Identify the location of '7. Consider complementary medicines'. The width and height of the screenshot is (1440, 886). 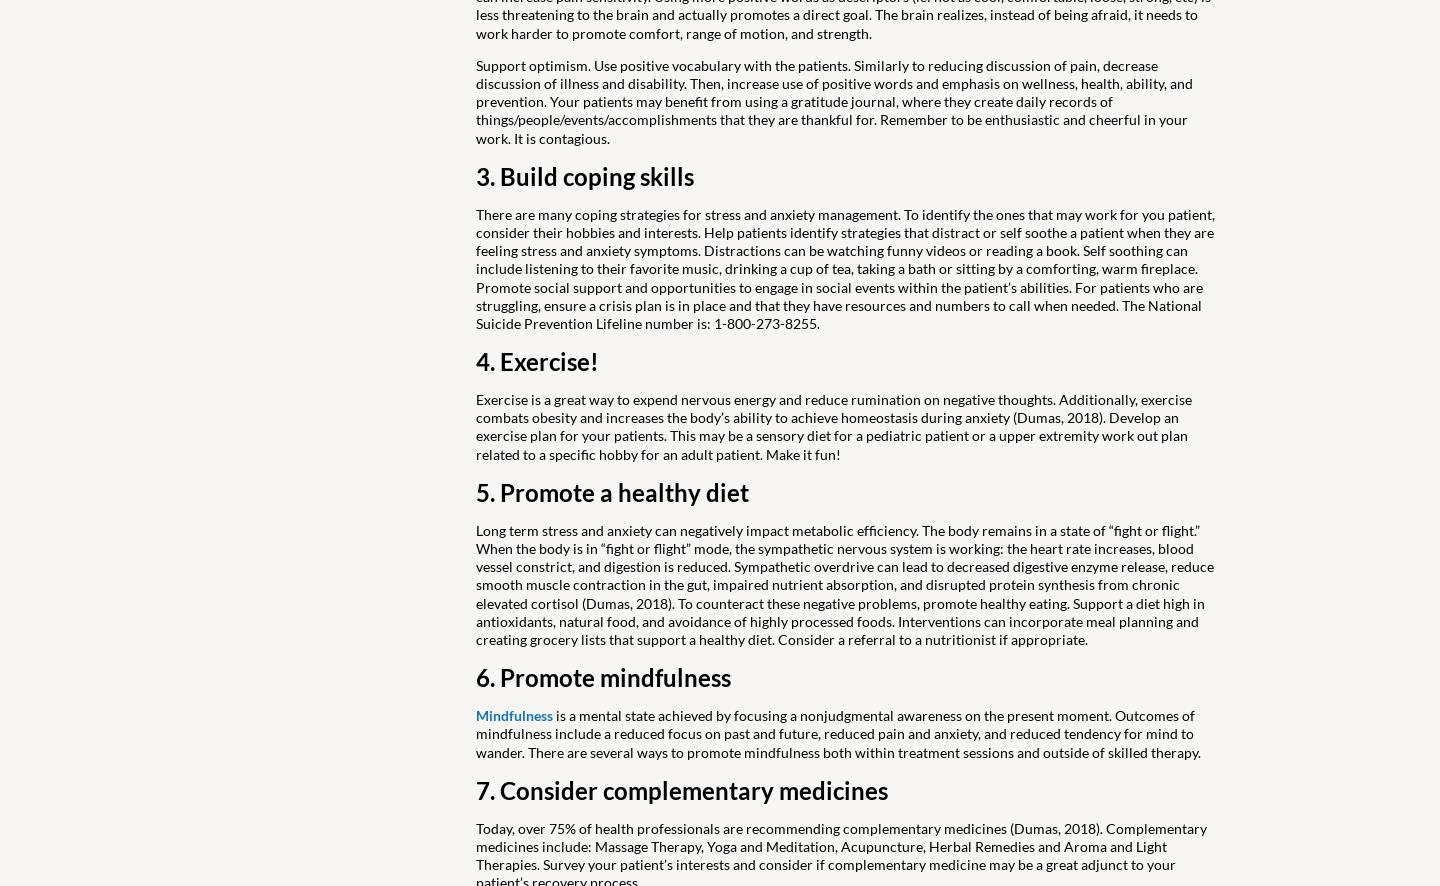
(681, 788).